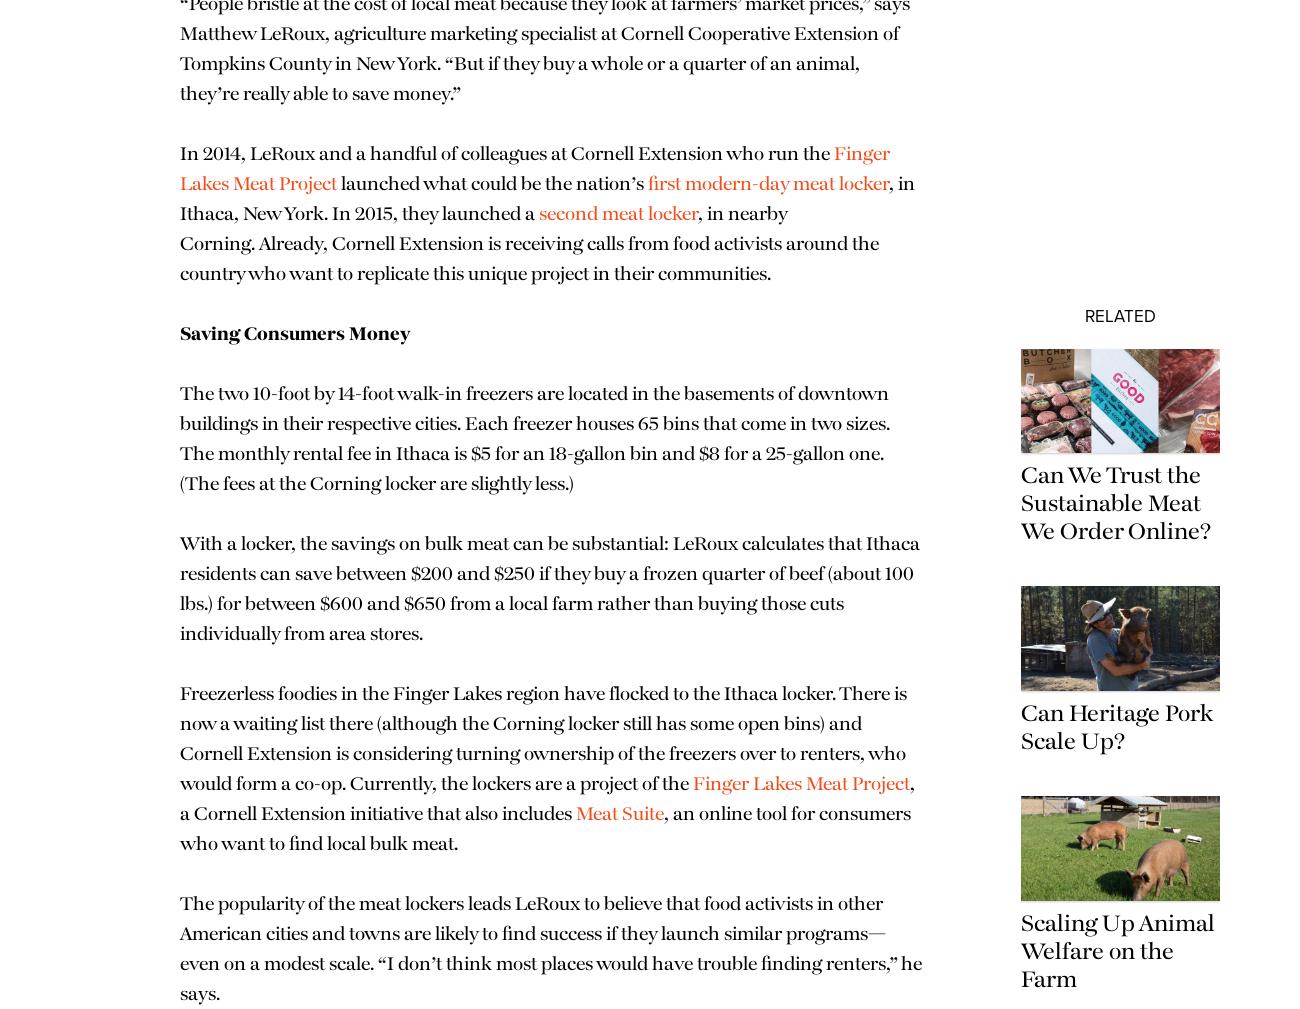 Image resolution: width=1300 pixels, height=1009 pixels. I want to click on ', in nearby Corning. Already, Cornell Extension is receiving calls from food activists around the country who want to replicate this unique project in their communities.', so click(529, 243).